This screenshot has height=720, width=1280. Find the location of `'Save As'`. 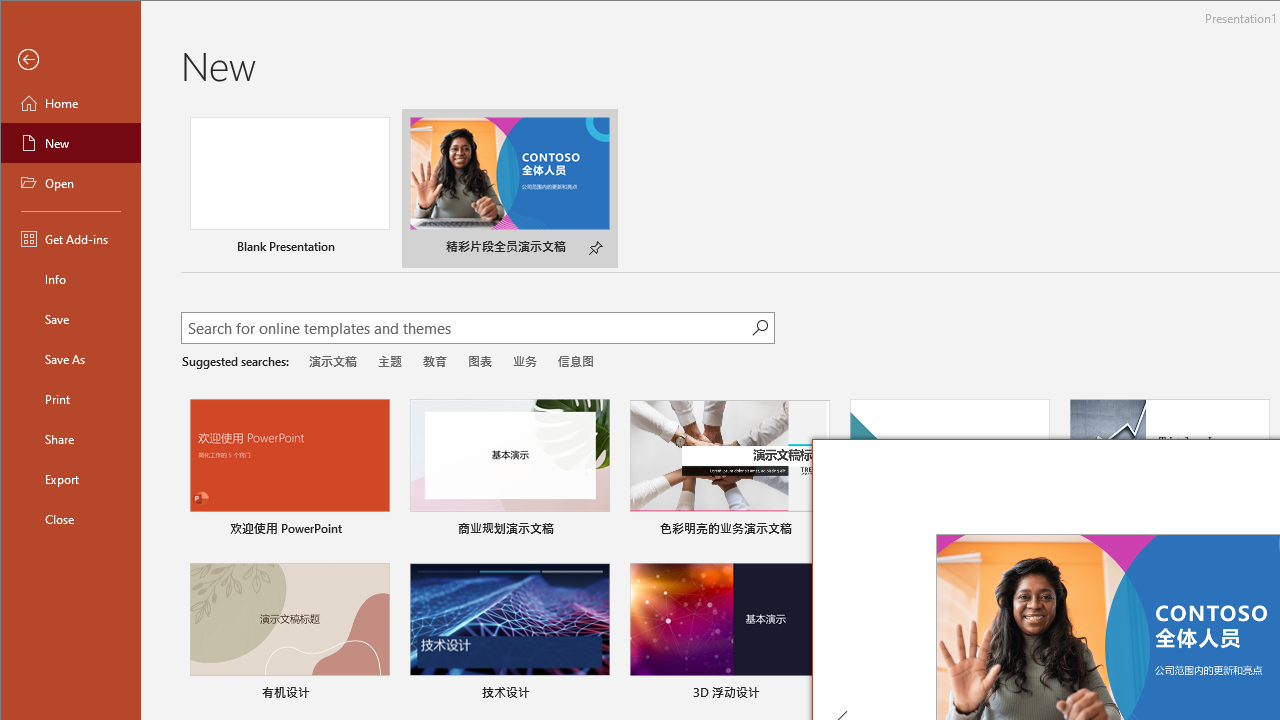

'Save As' is located at coordinates (71, 357).